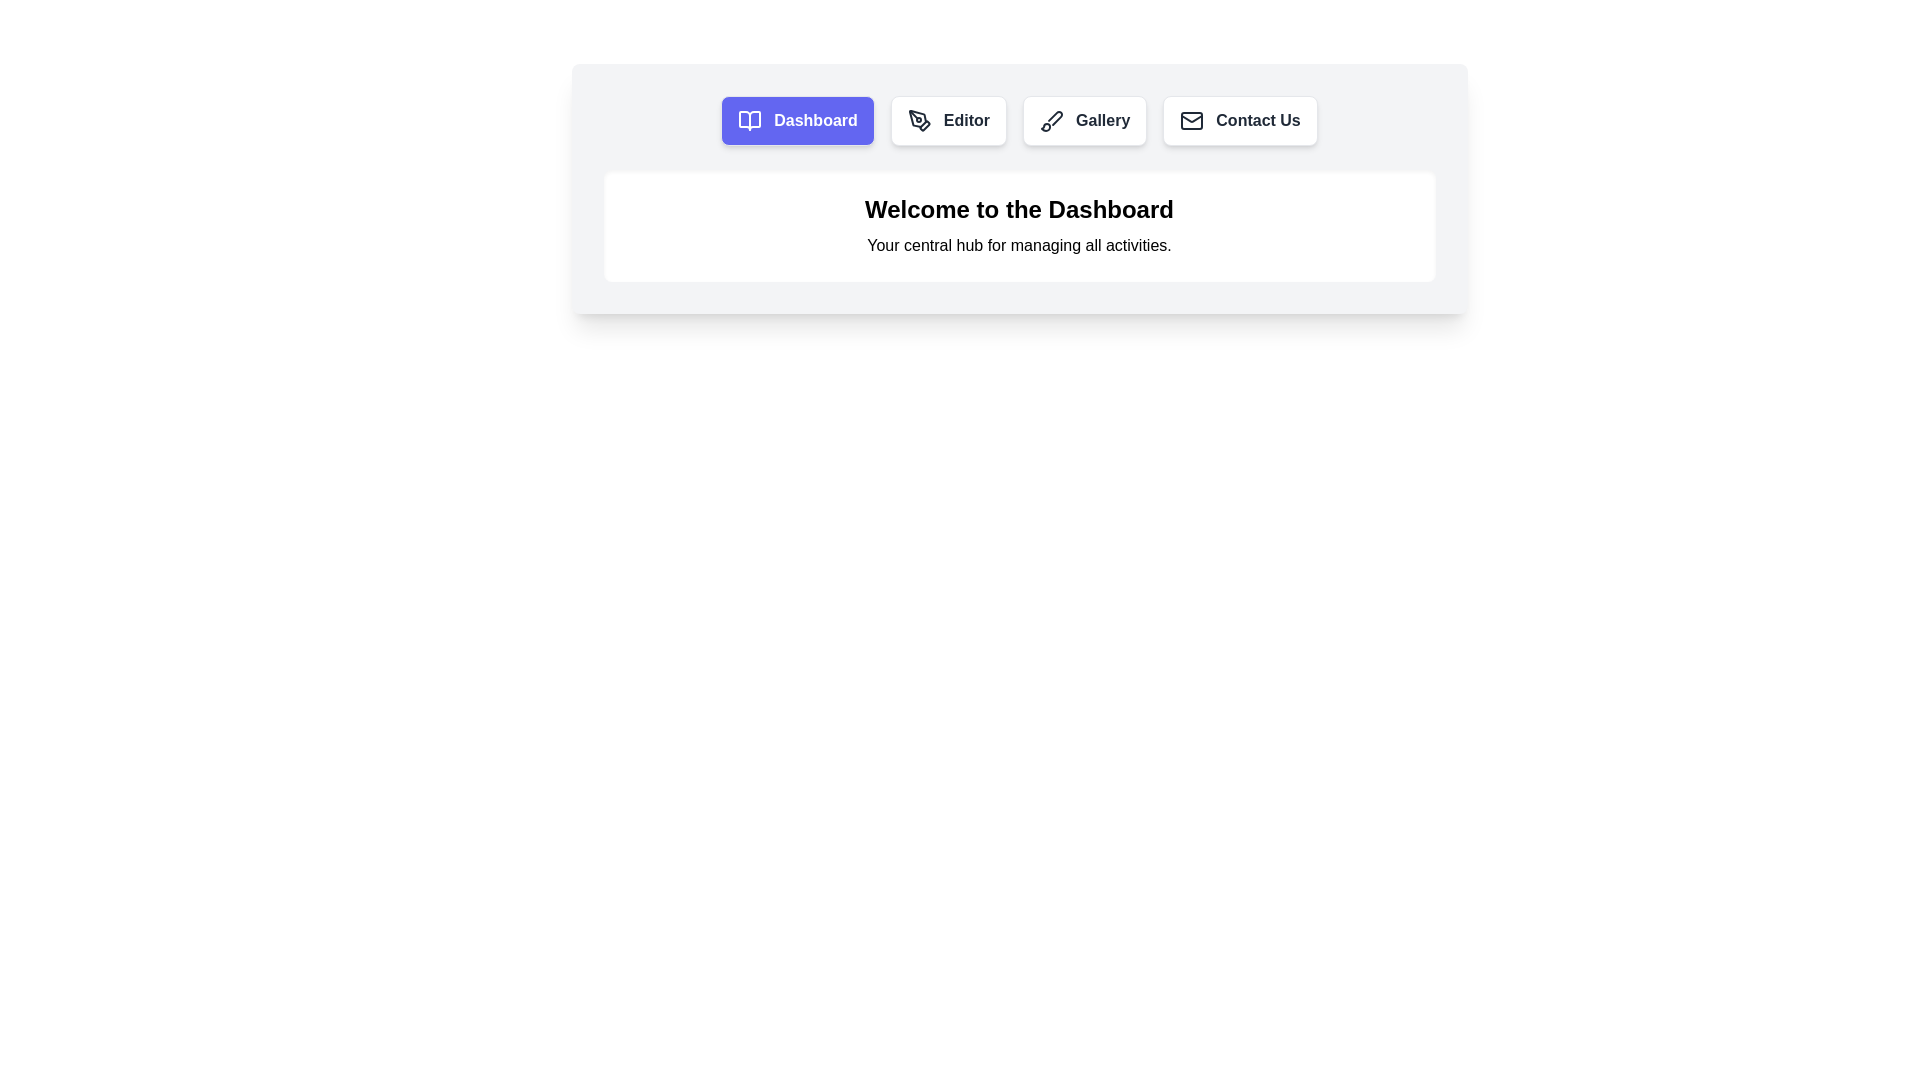  What do you see at coordinates (1239, 120) in the screenshot?
I see `the 'Contact Us' button, which is the fourth button in a horizontal toolbar near the top center of the page, located to the right of the 'Gallery' button` at bounding box center [1239, 120].